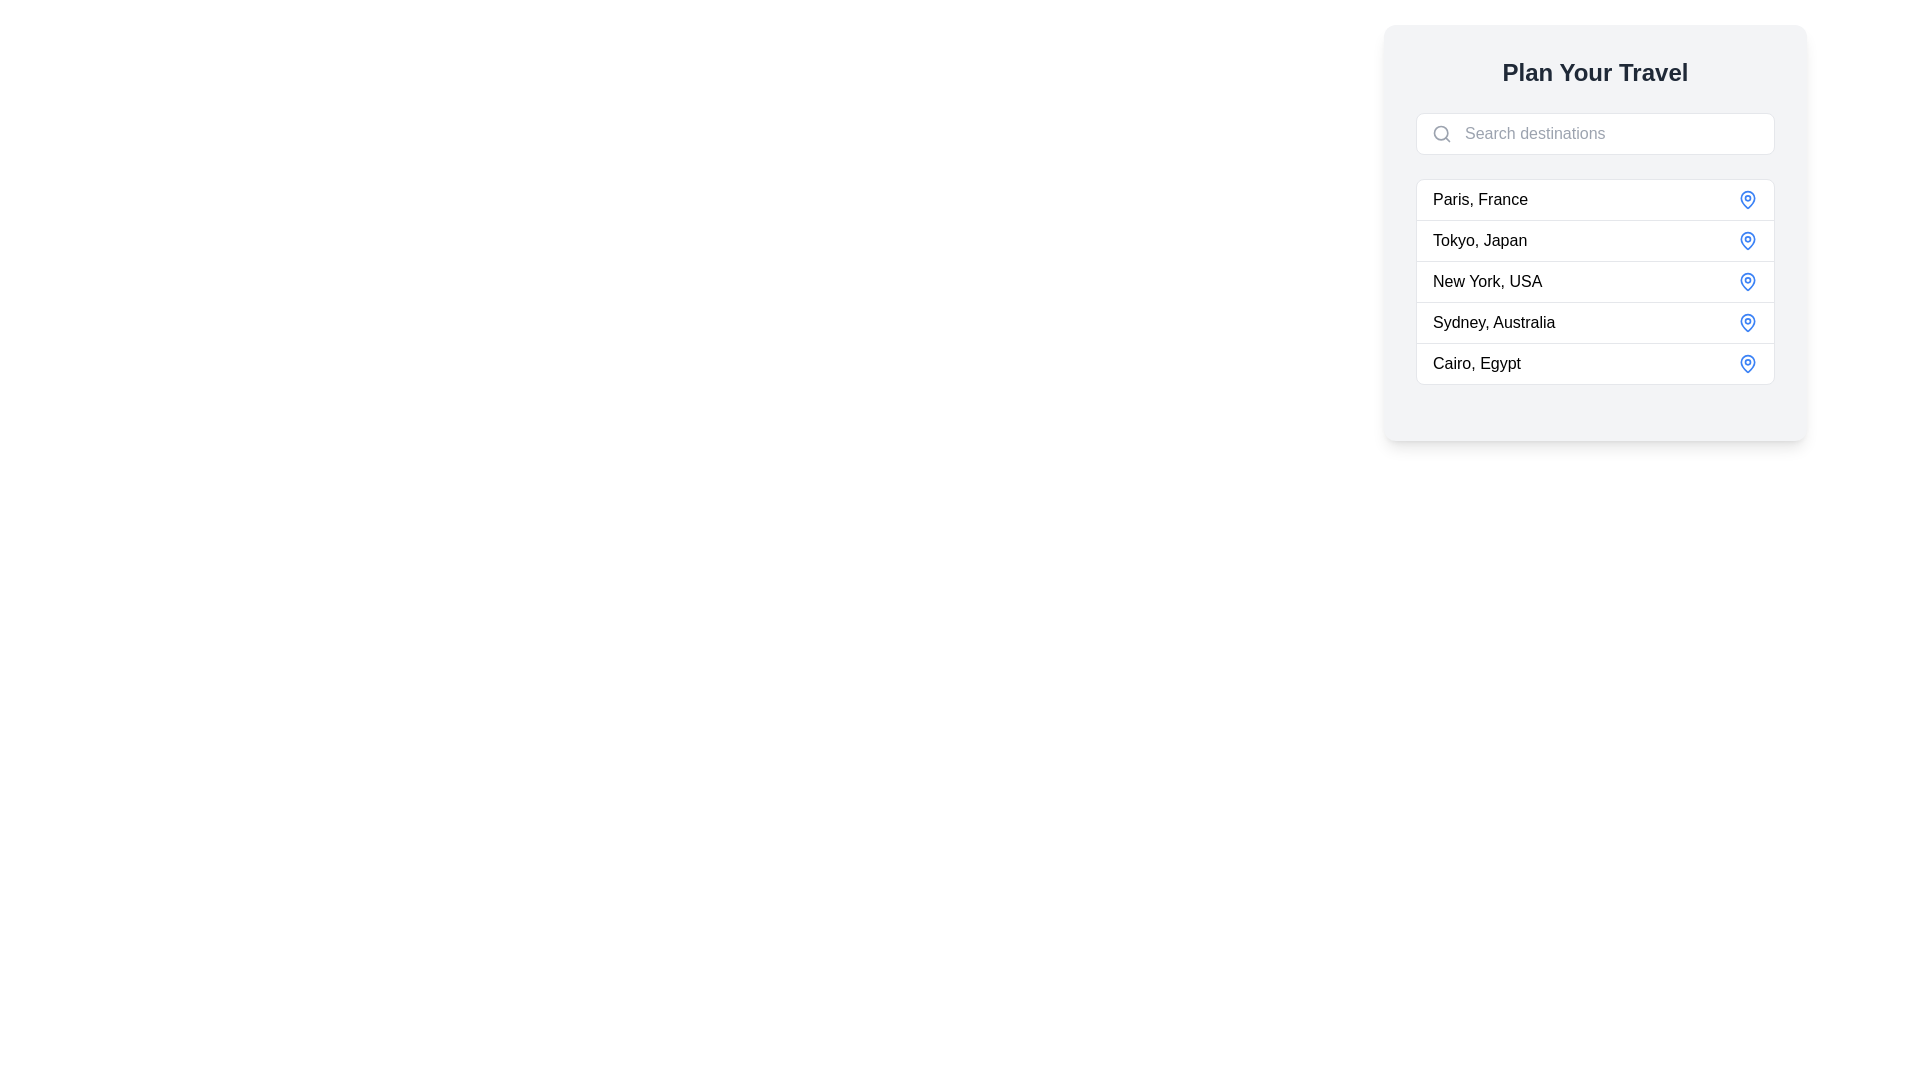  Describe the element at coordinates (1746, 200) in the screenshot. I see `the blue map pin icon with a hollow interior associated with the 'Paris, France' entry in the list` at that location.